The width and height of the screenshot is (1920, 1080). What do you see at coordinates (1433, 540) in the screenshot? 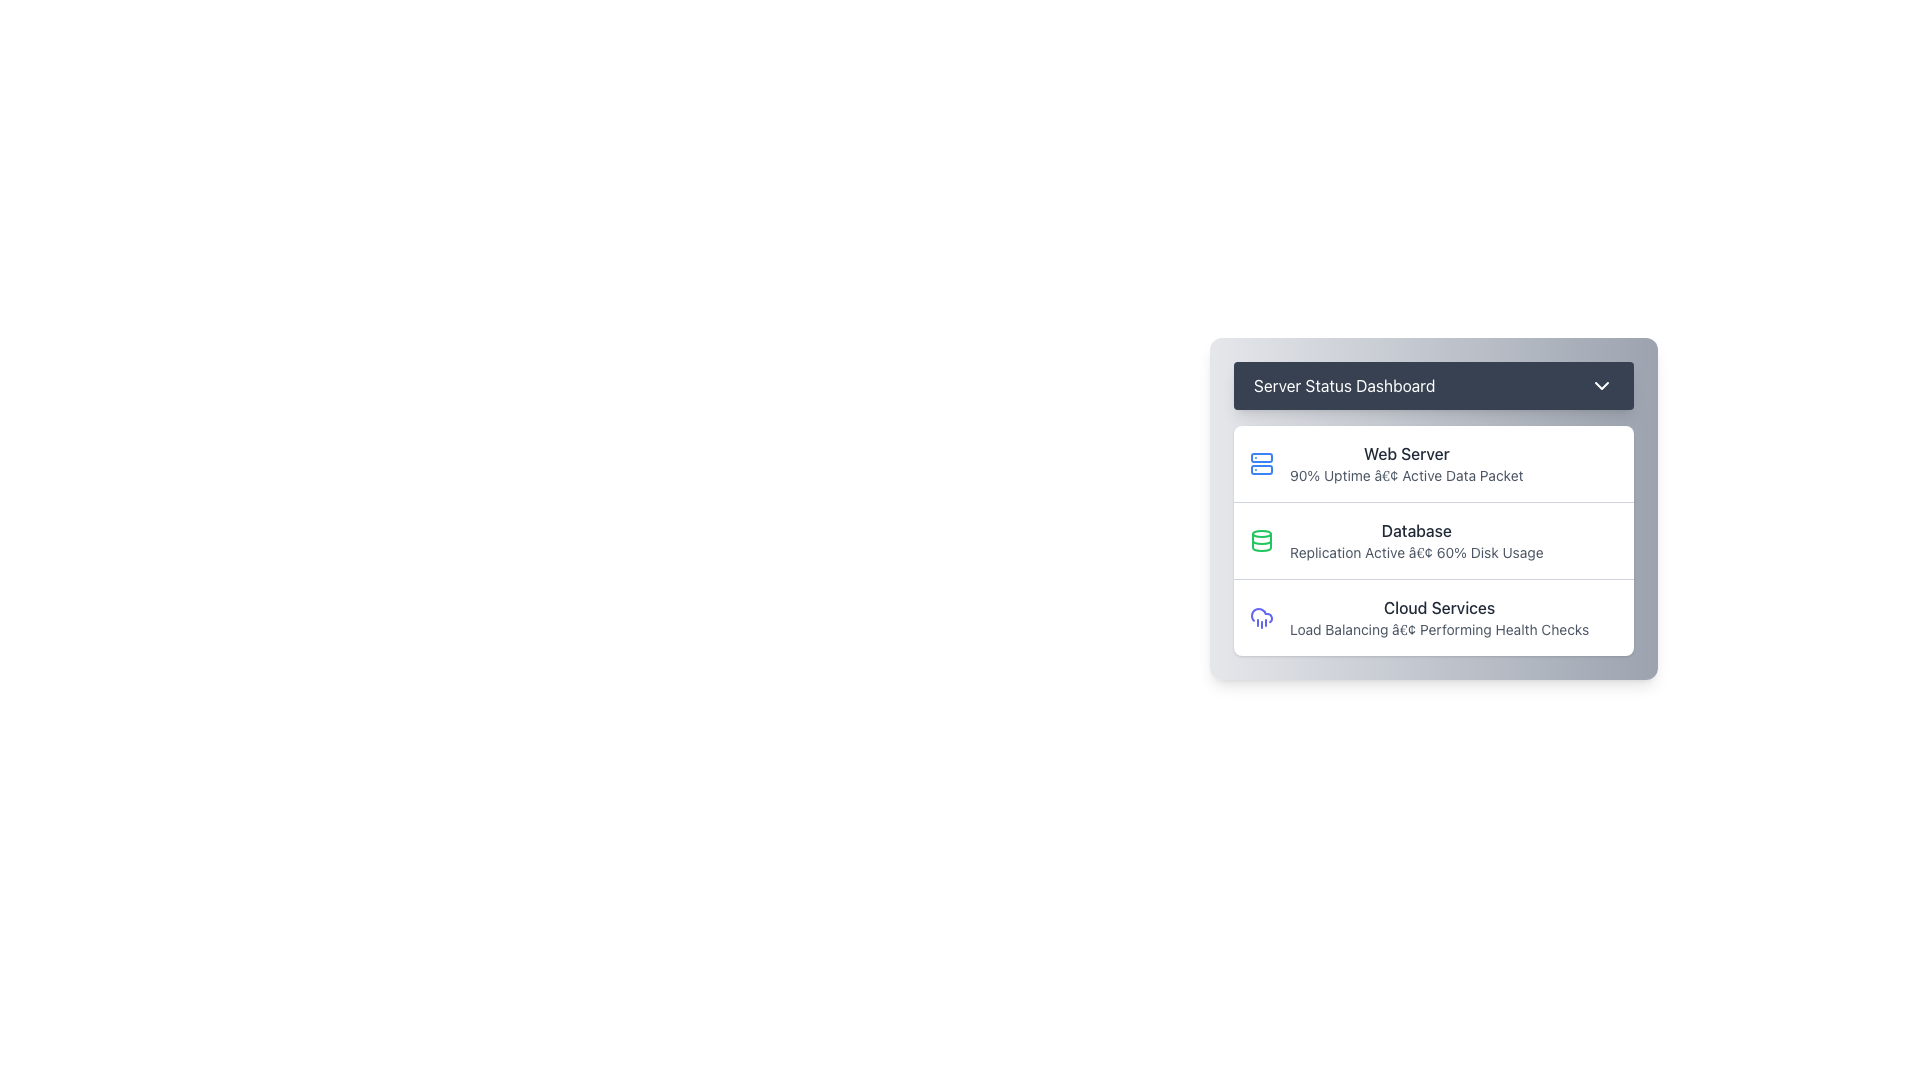
I see `the Status Display Card that provides status information about the database system in the 'Server Status Dashboard', located between 'Web Server' and 'Cloud Services'` at bounding box center [1433, 540].